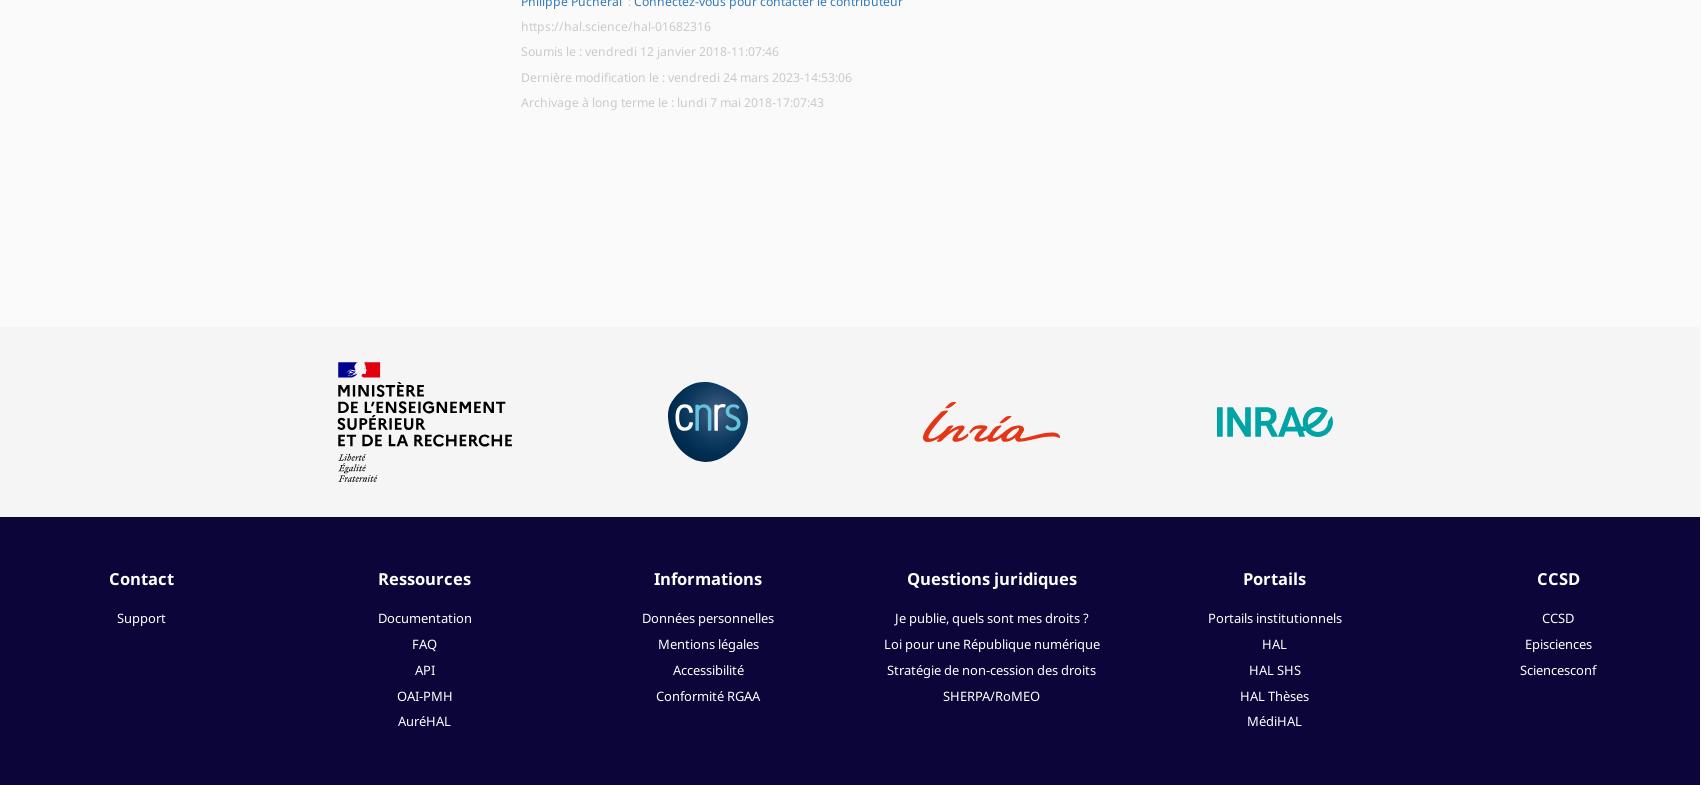 Image resolution: width=1701 pixels, height=785 pixels. What do you see at coordinates (655, 695) in the screenshot?
I see `'Conformité RGAA'` at bounding box center [655, 695].